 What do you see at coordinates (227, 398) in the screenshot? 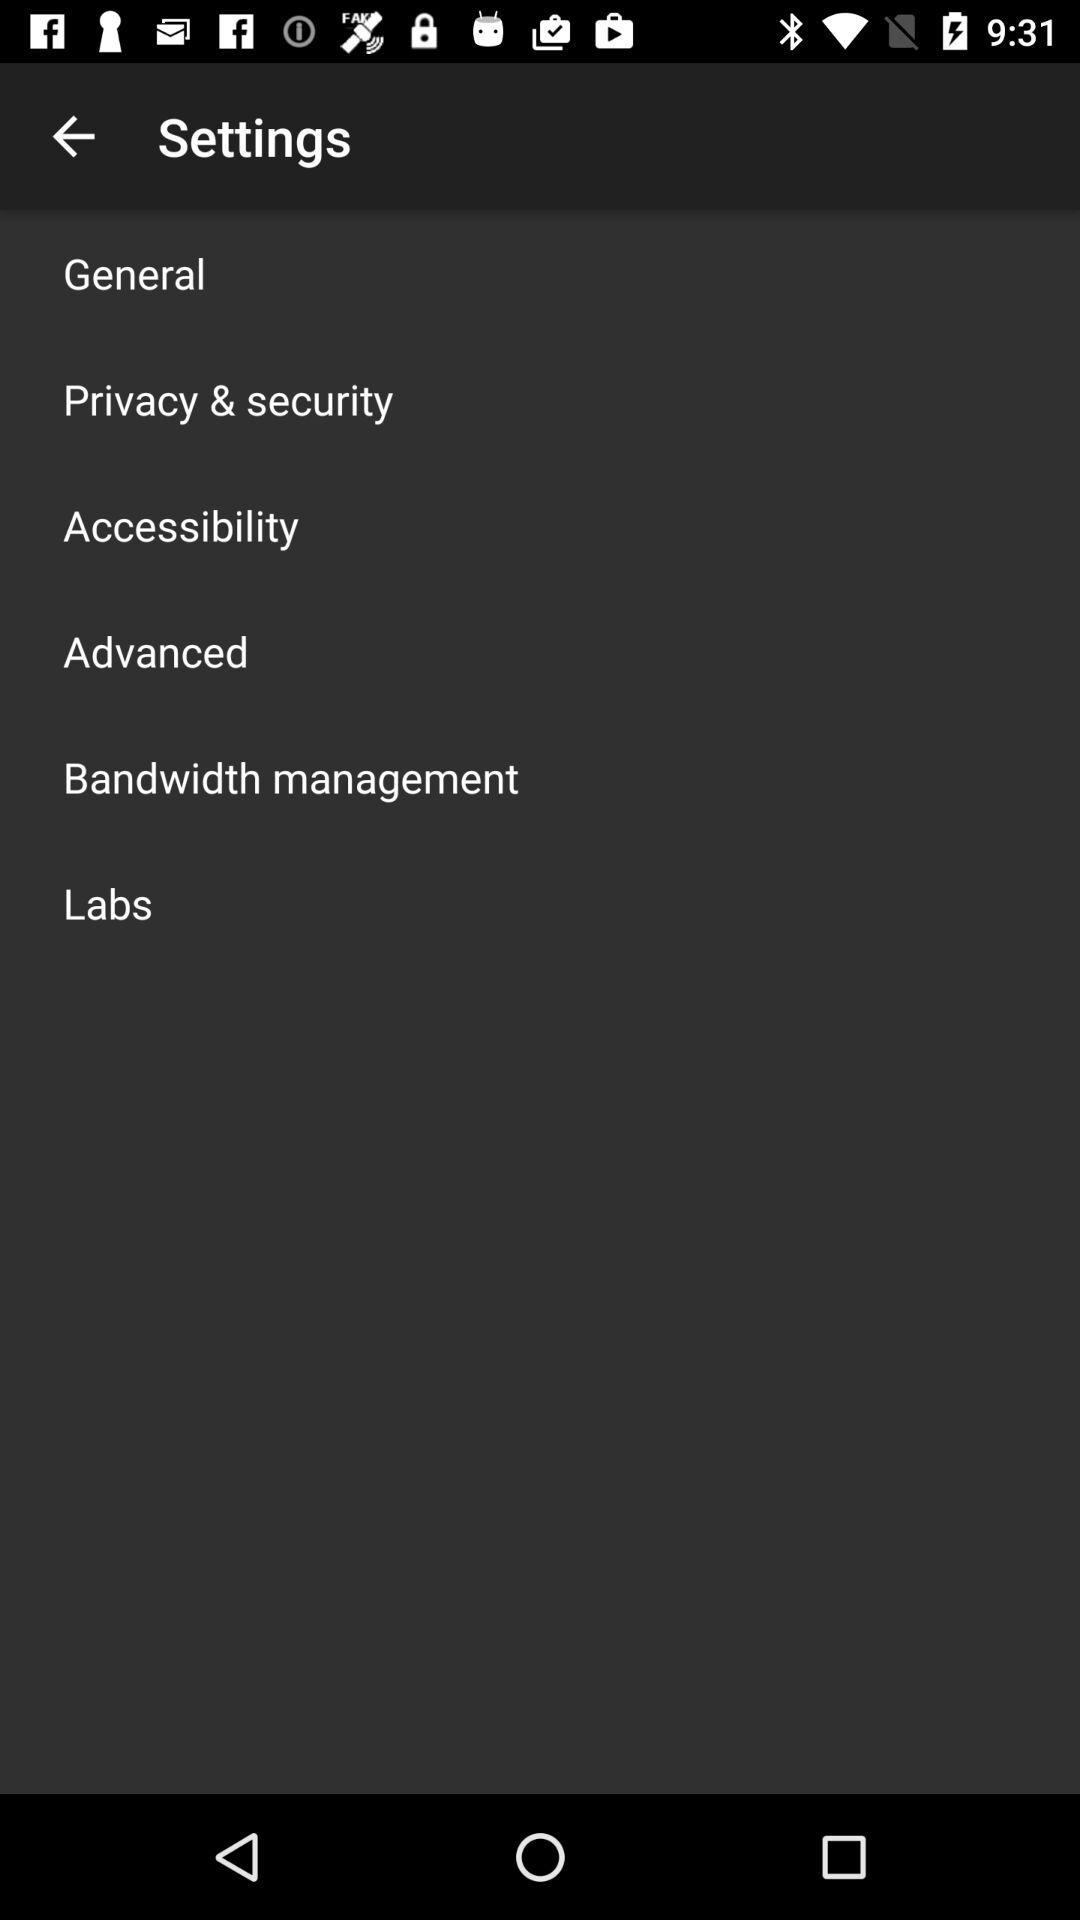
I see `the privacy & security icon` at bounding box center [227, 398].